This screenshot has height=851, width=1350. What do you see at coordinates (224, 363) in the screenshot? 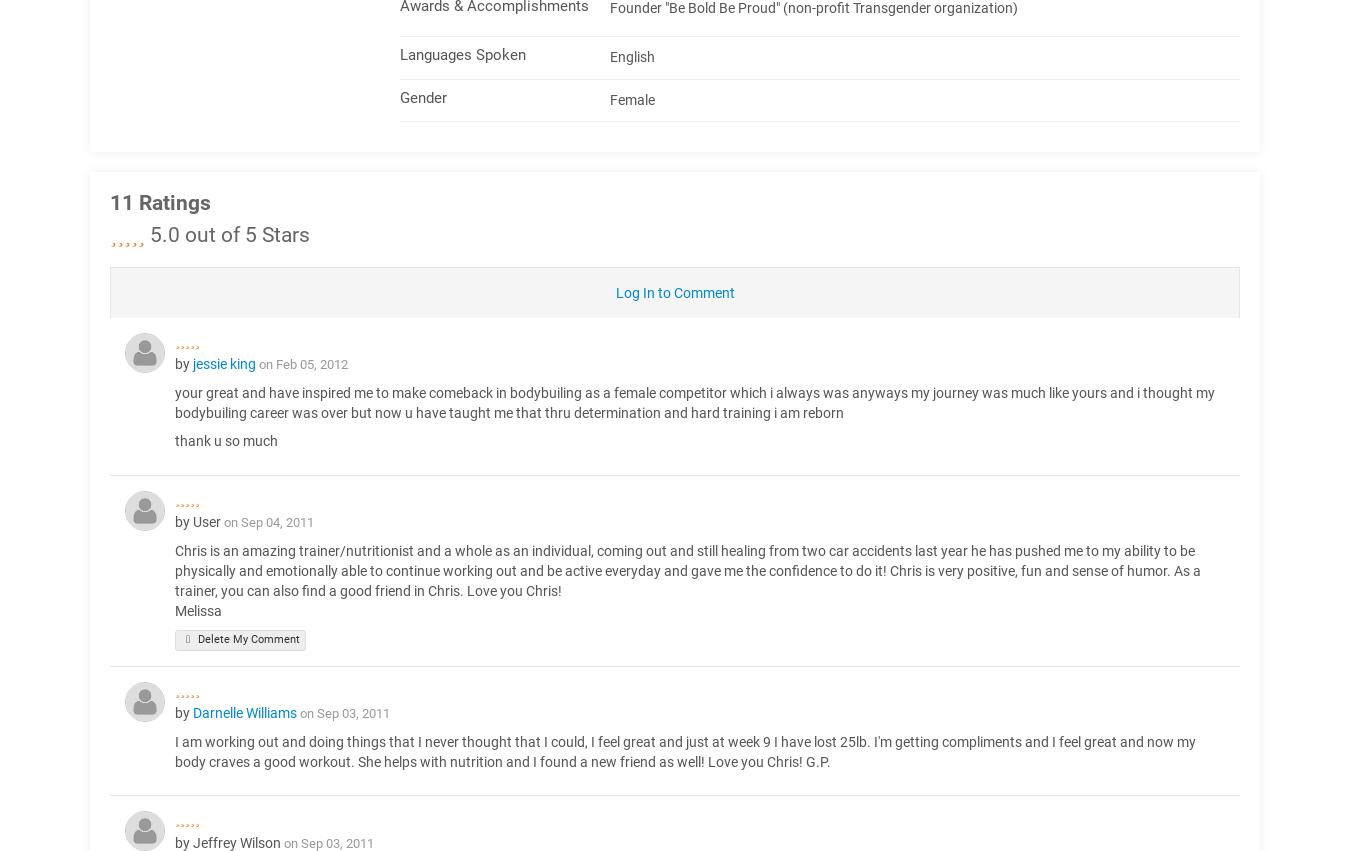
I see `'jessie king'` at bounding box center [224, 363].